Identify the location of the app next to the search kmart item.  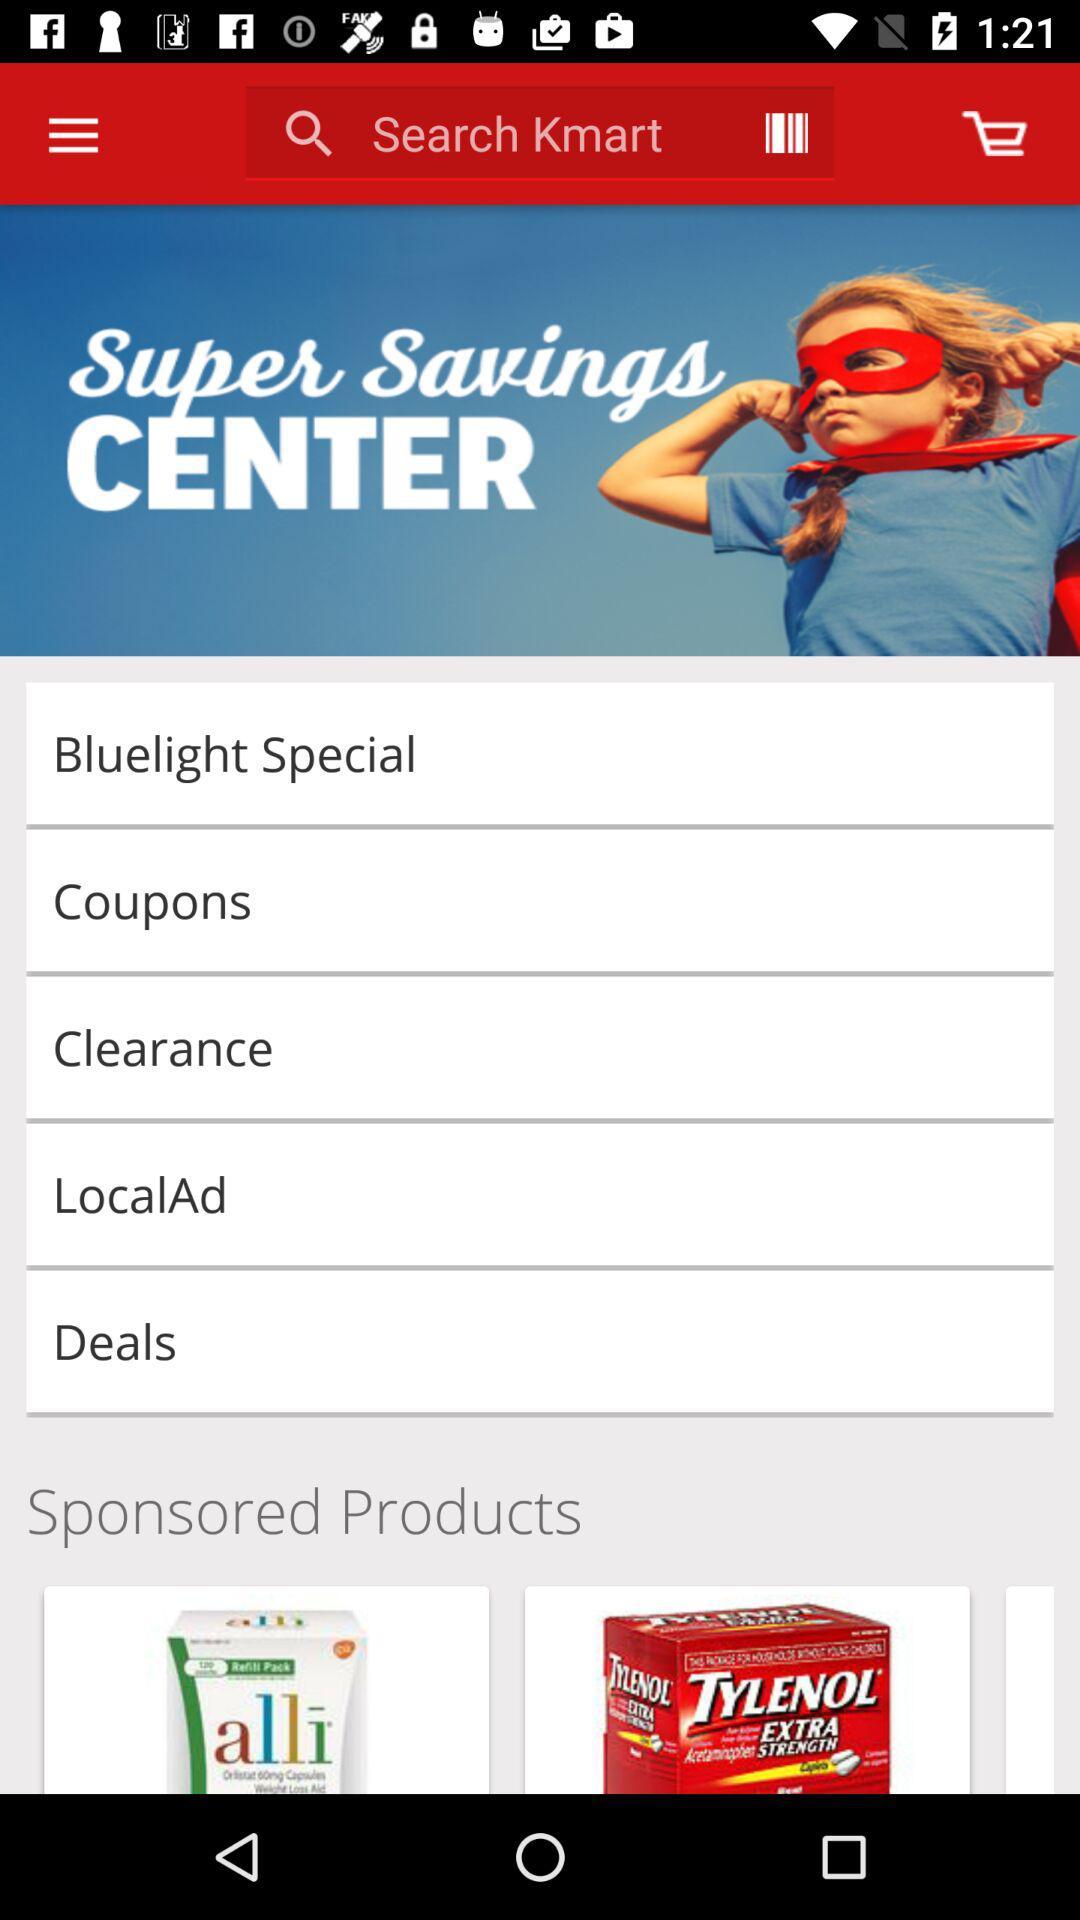
(785, 132).